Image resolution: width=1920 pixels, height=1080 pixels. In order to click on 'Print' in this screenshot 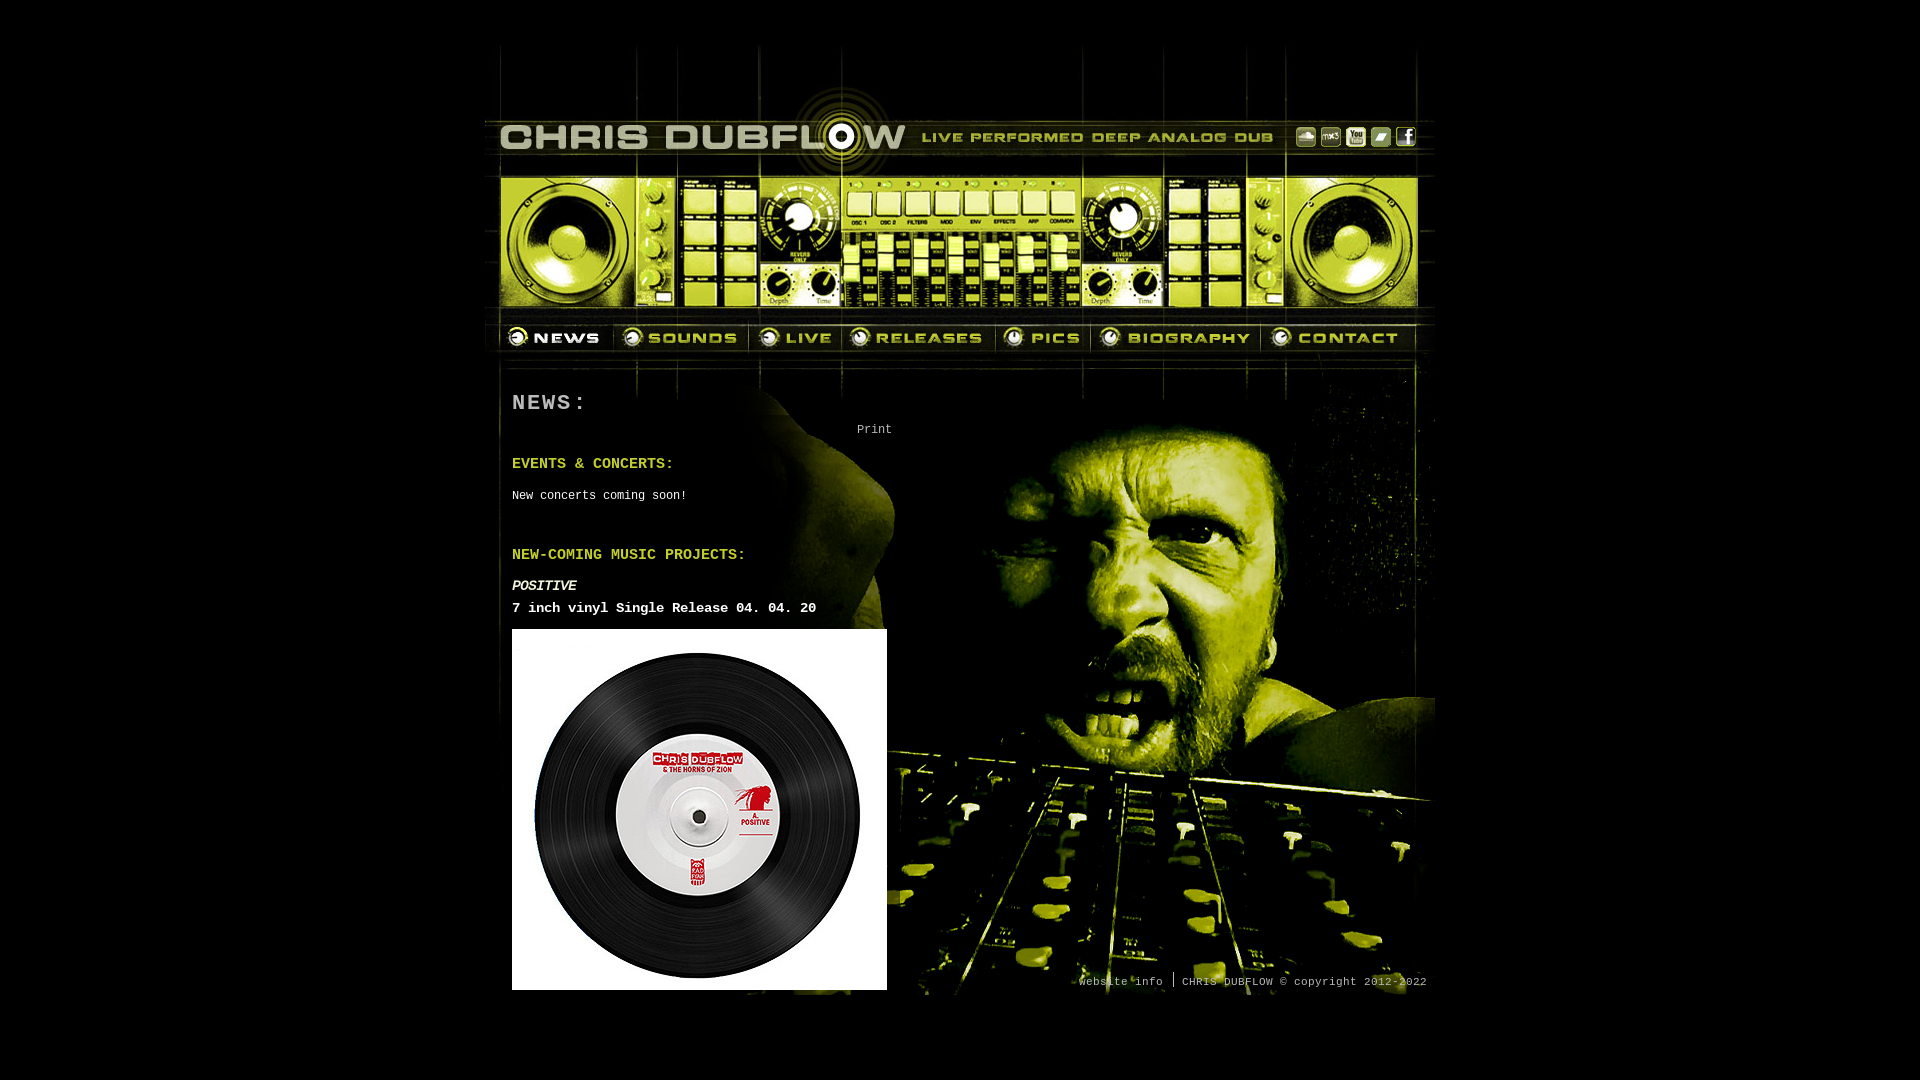, I will do `click(874, 427)`.